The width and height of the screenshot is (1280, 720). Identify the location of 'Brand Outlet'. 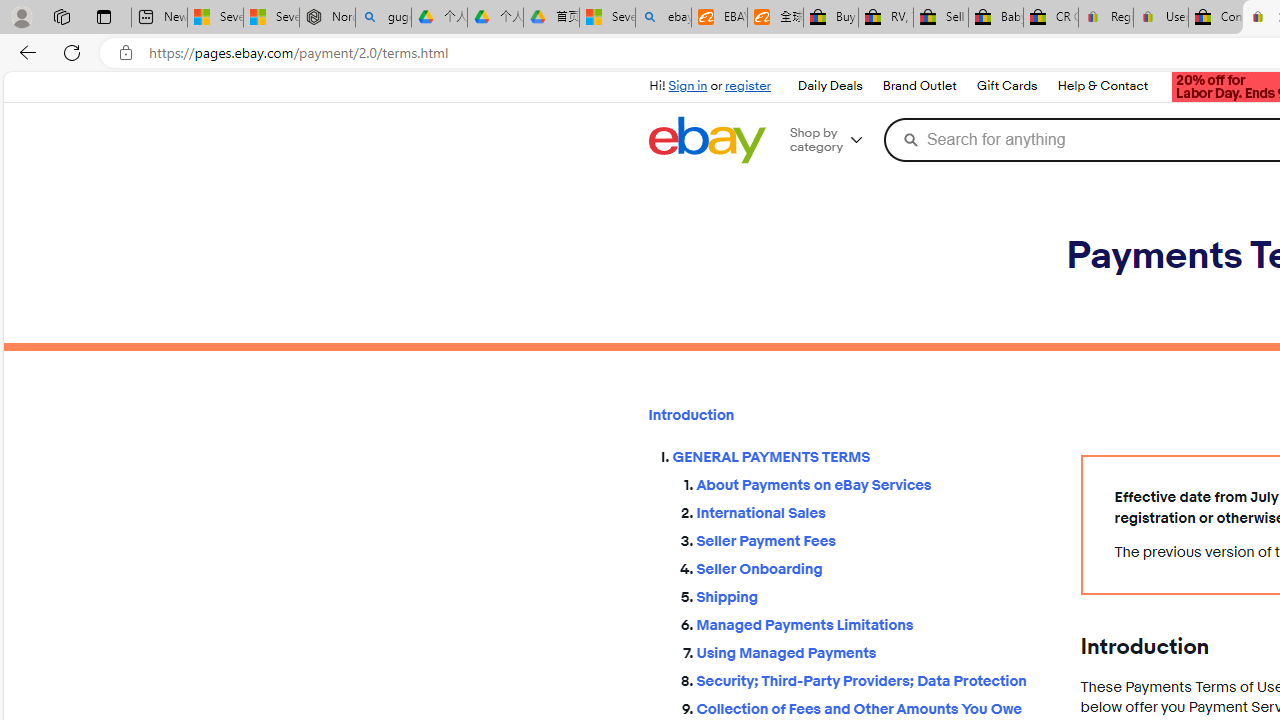
(918, 86).